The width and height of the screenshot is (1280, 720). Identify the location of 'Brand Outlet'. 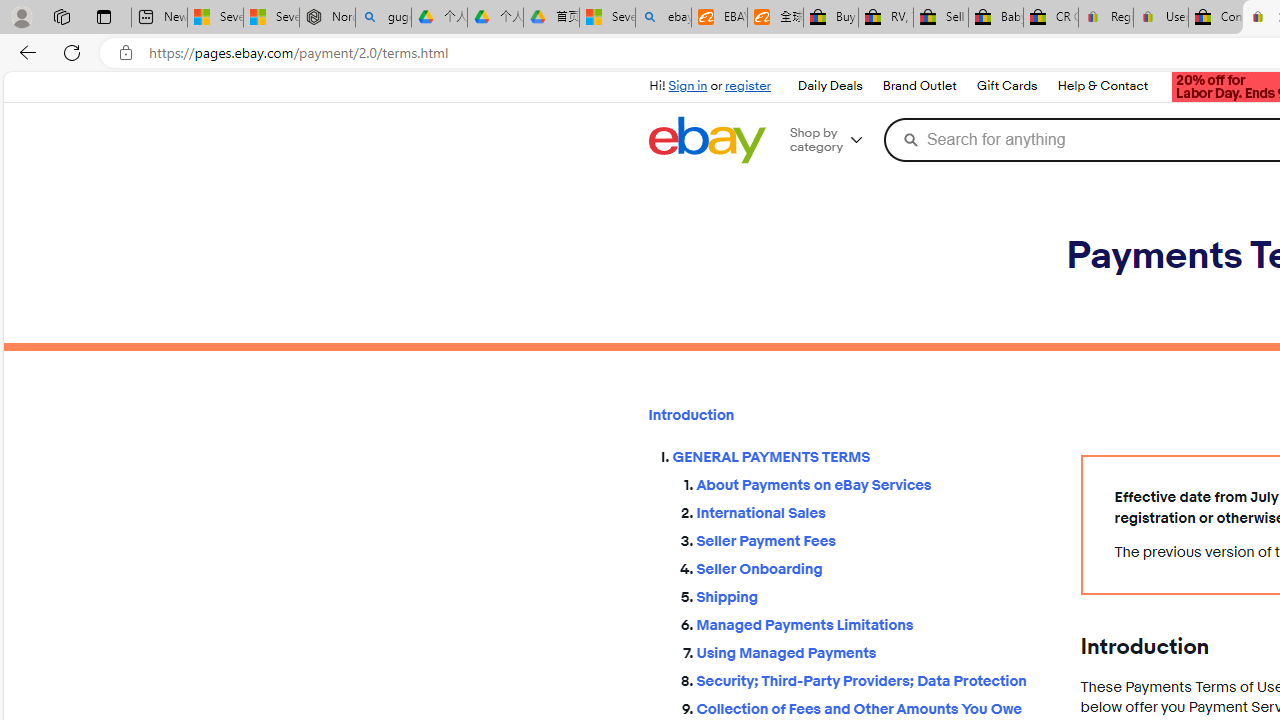
(918, 86).